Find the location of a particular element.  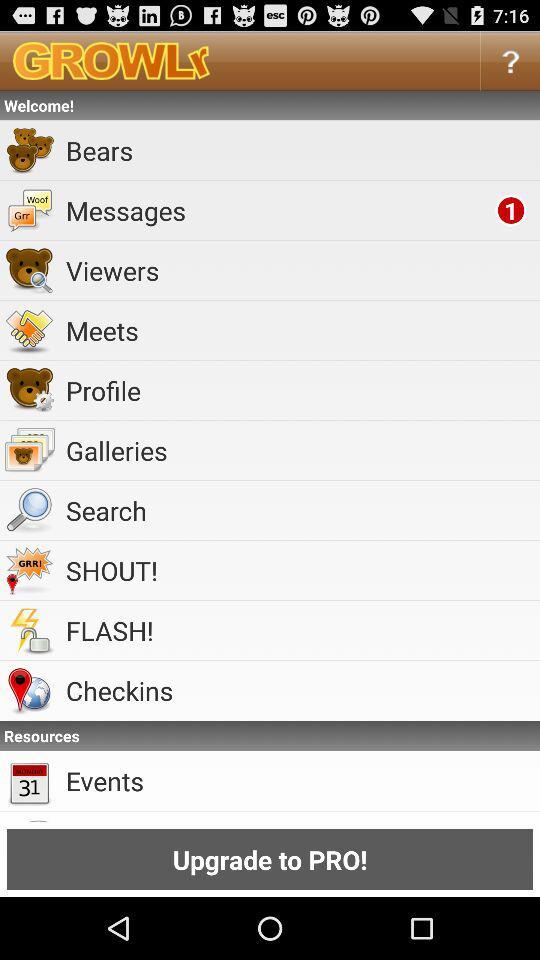

profile icon is located at coordinates (298, 389).